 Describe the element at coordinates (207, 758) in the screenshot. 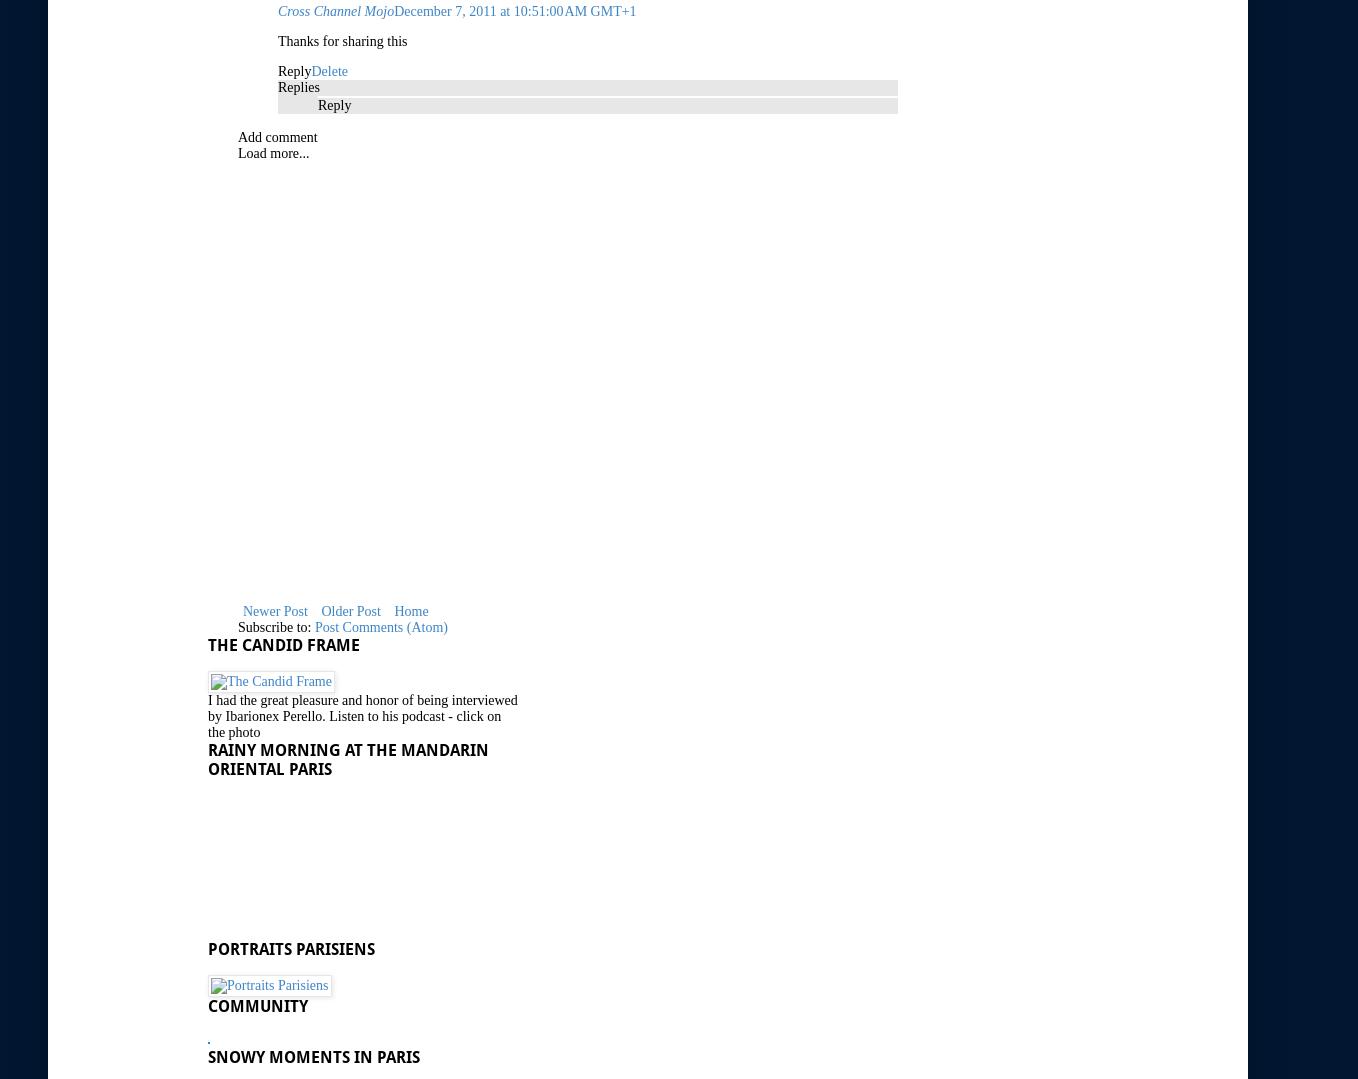

I see `'Rainy morning at the Mandarin Oriental Paris'` at that location.